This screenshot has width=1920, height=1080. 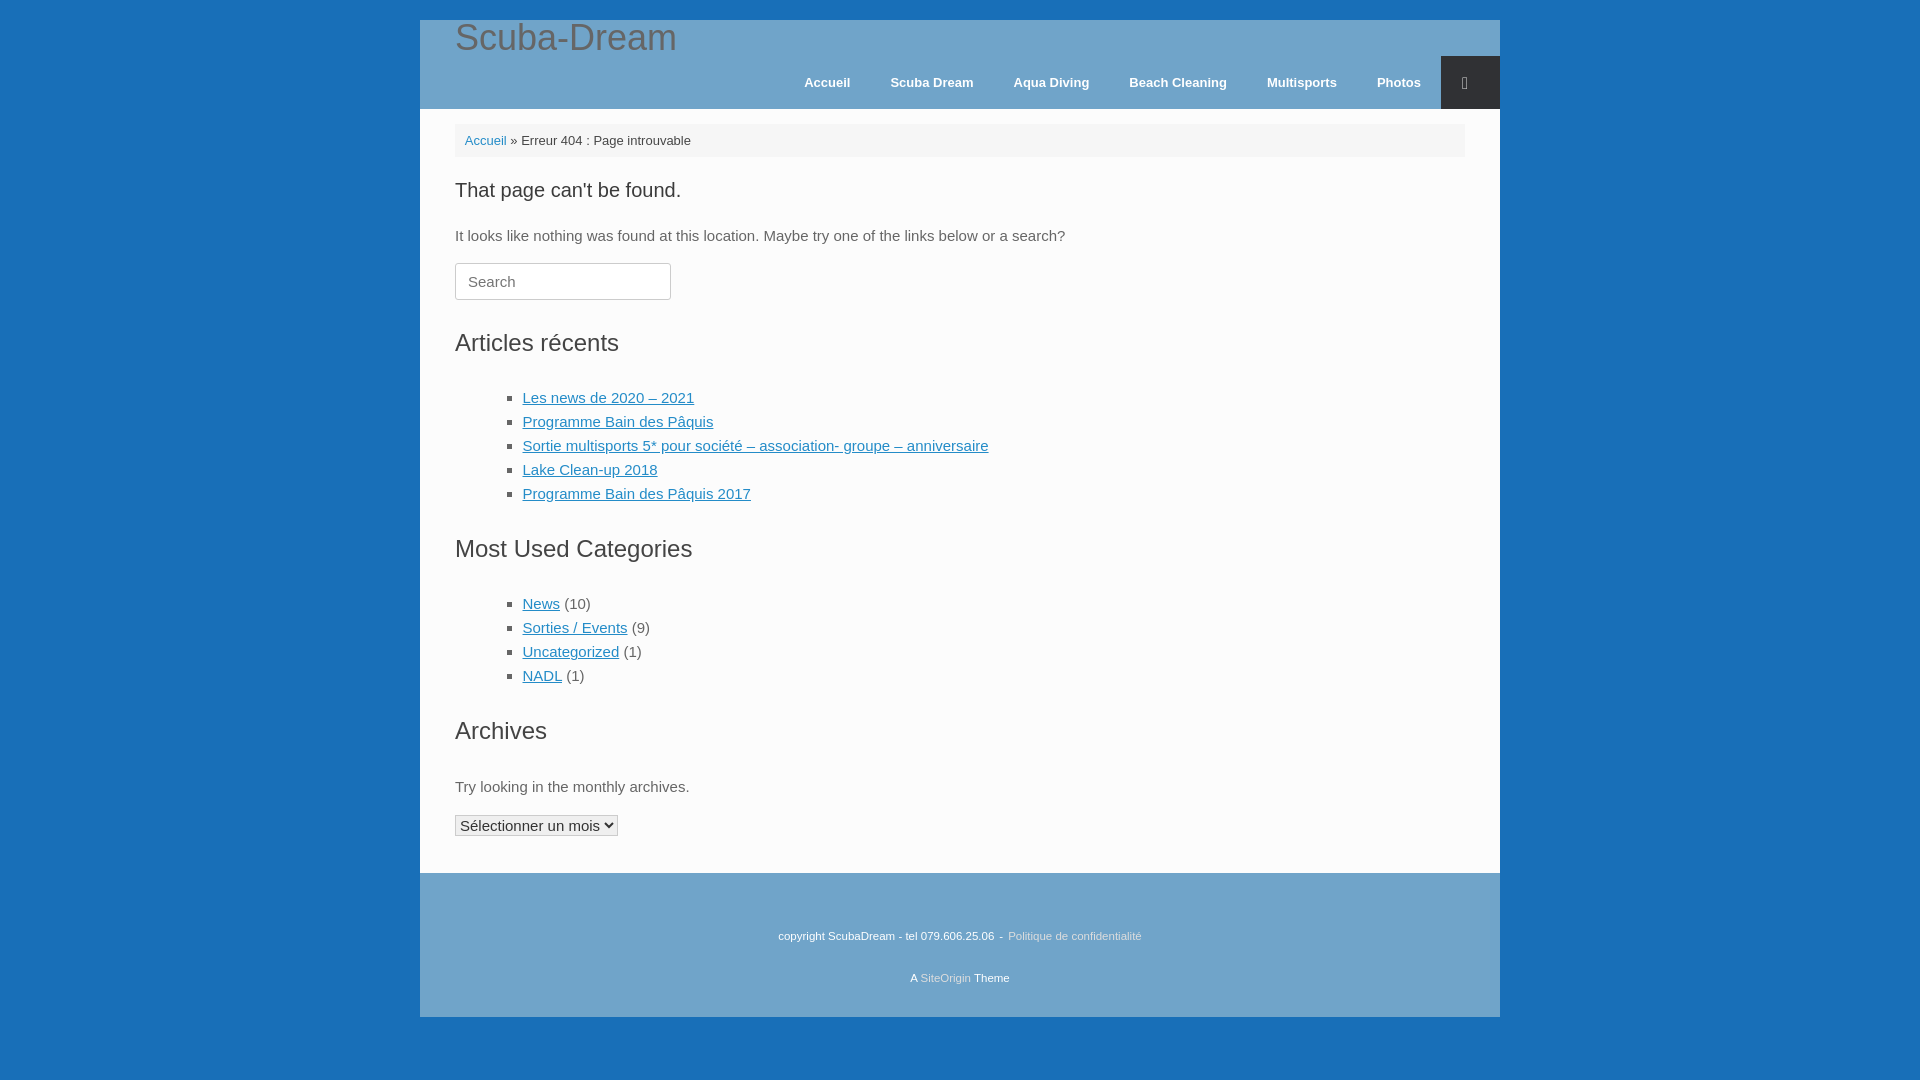 What do you see at coordinates (541, 675) in the screenshot?
I see `'NADL'` at bounding box center [541, 675].